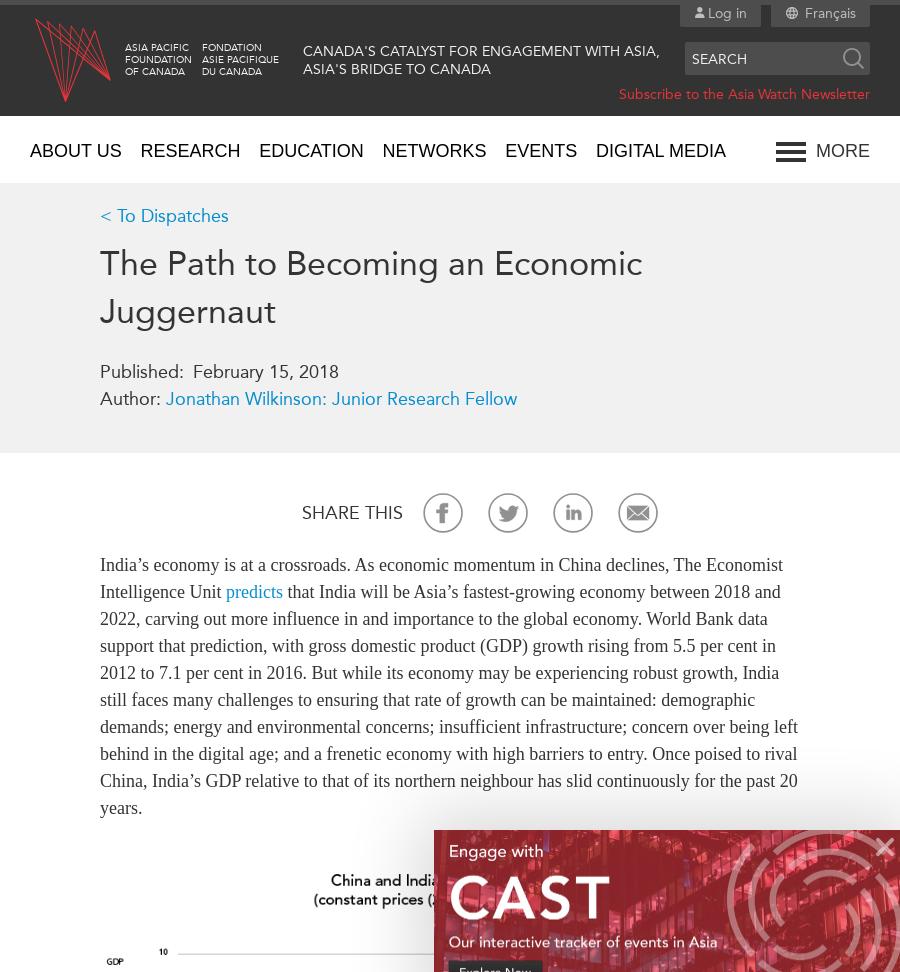  What do you see at coordinates (726, 13) in the screenshot?
I see `'Log in'` at bounding box center [726, 13].